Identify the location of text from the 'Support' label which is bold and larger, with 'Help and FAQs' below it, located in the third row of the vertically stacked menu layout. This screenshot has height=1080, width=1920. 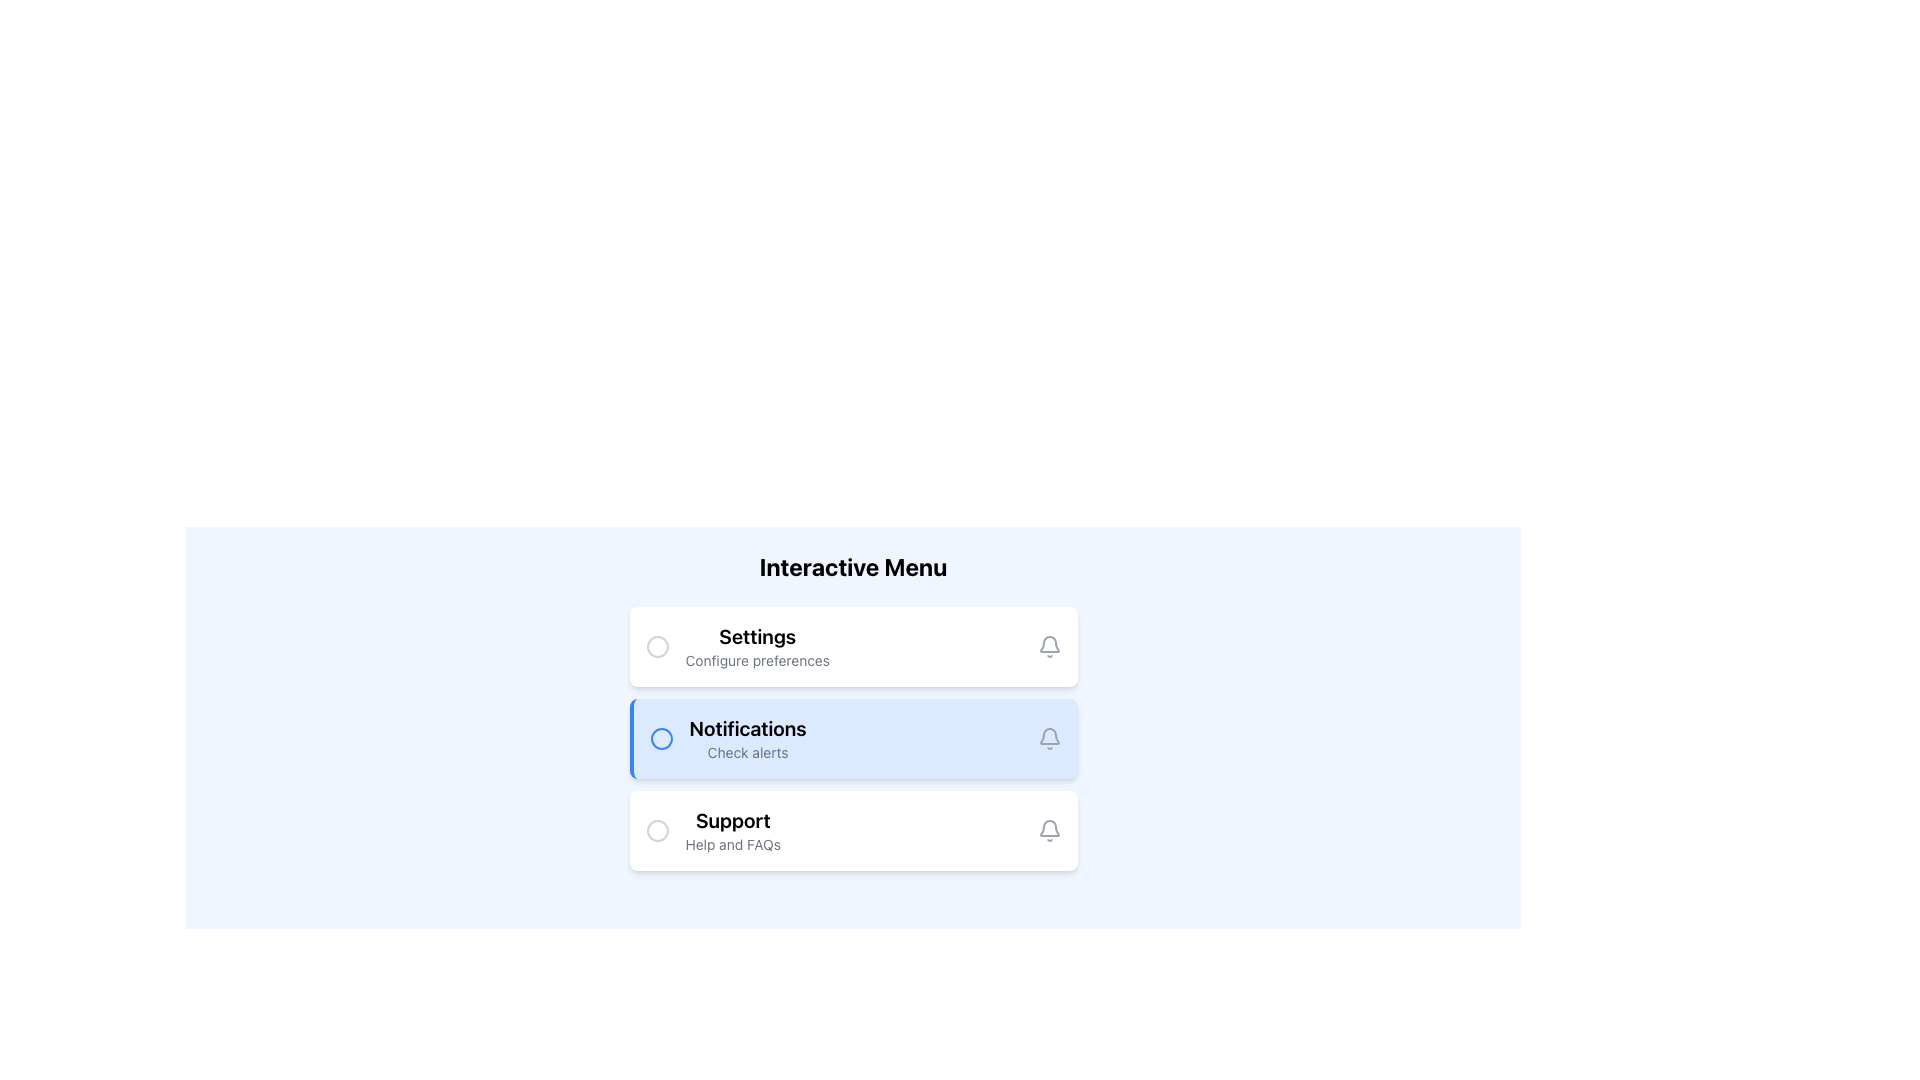
(713, 830).